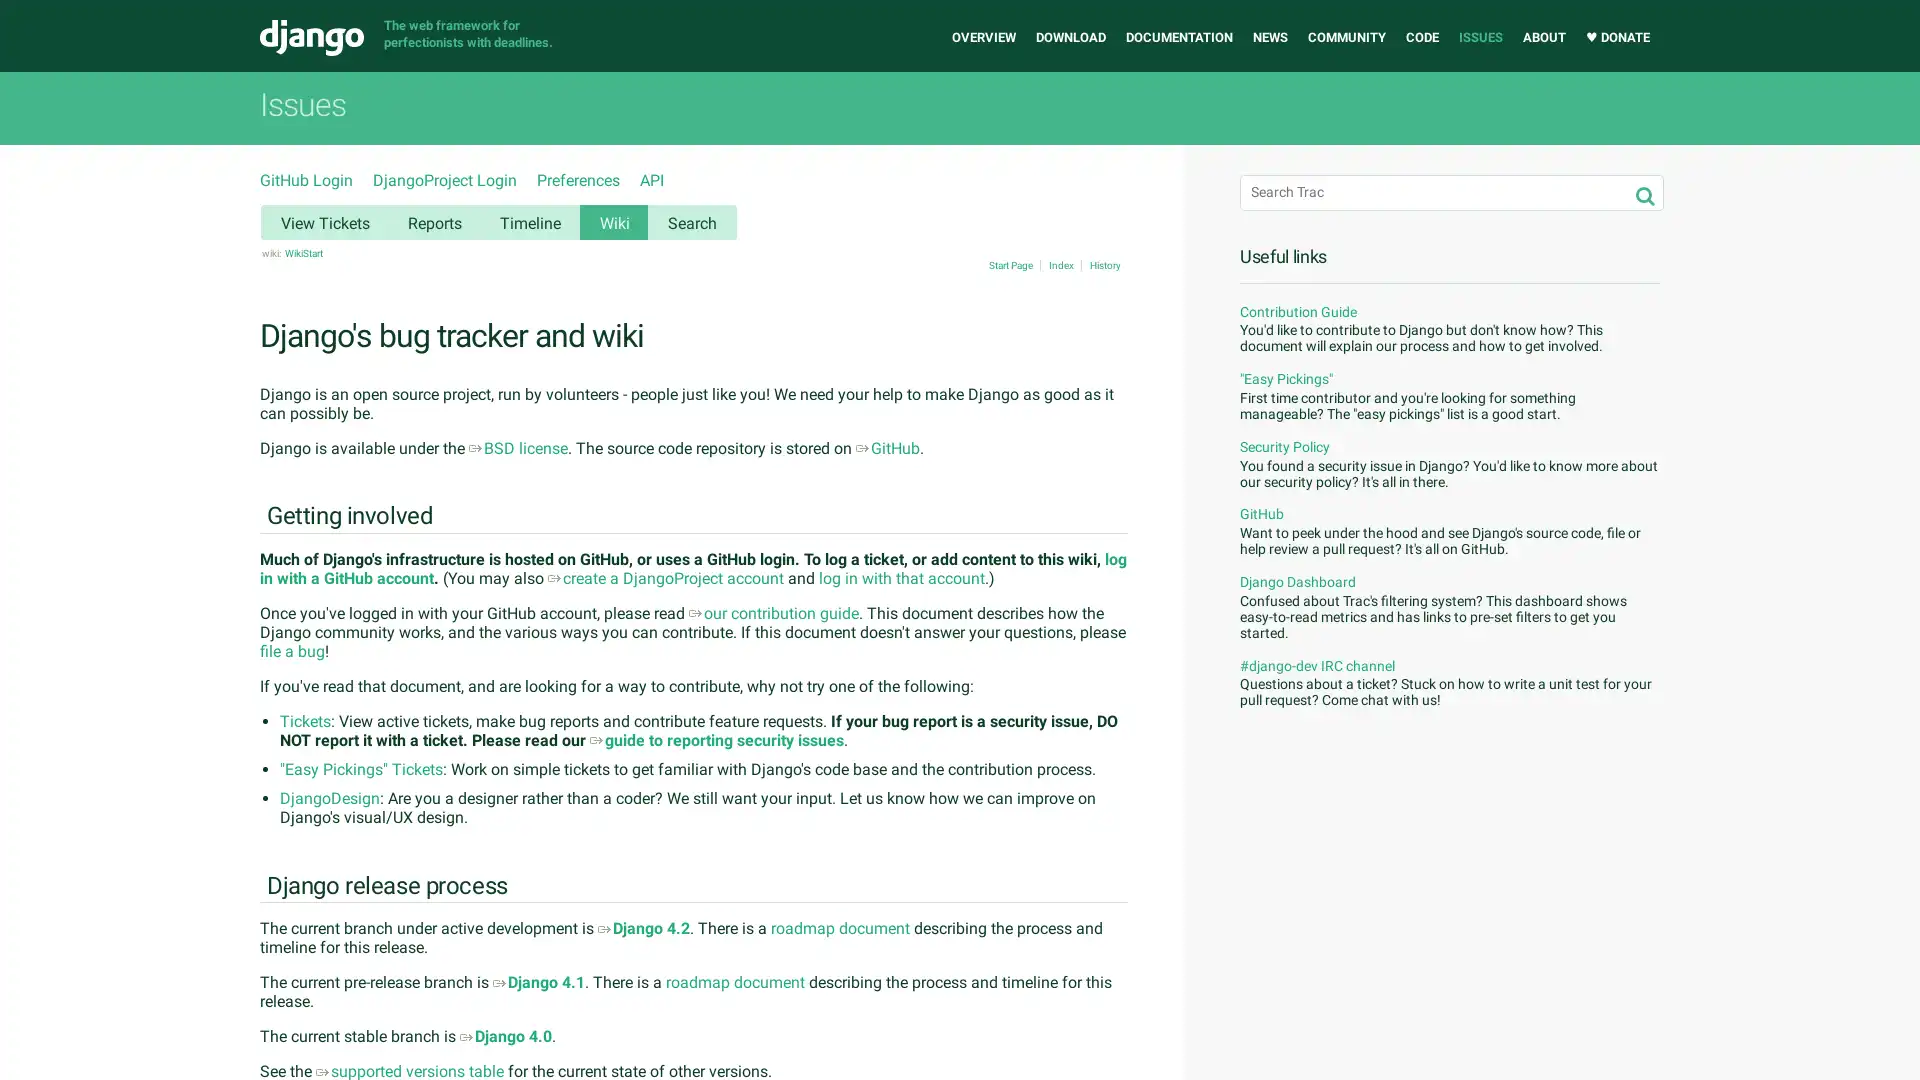 This screenshot has height=1080, width=1920. What do you see at coordinates (1645, 196) in the screenshot?
I see `Search` at bounding box center [1645, 196].